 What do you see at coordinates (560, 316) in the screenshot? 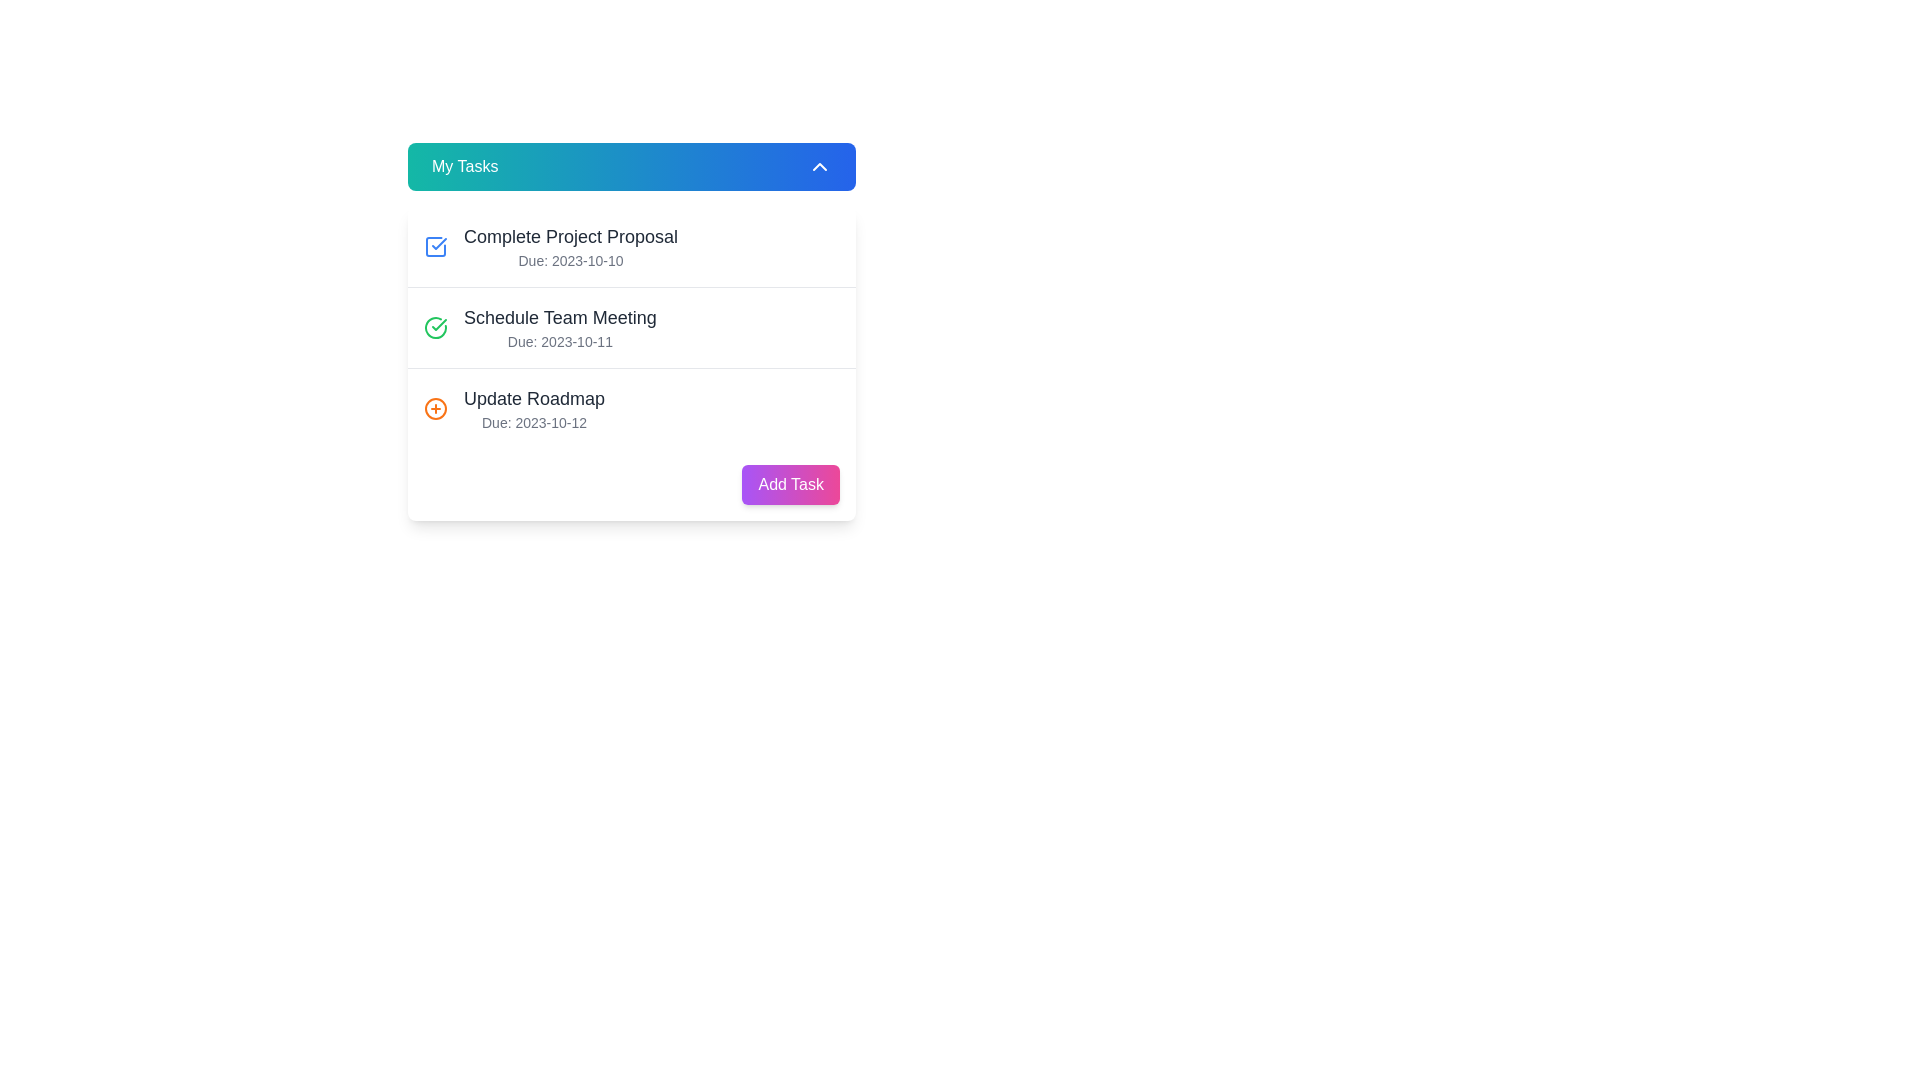
I see `the text label representing the title of the second task in the to-do list, which is positioned between 'Complete Project Proposal' and 'Update Roadmap'` at bounding box center [560, 316].